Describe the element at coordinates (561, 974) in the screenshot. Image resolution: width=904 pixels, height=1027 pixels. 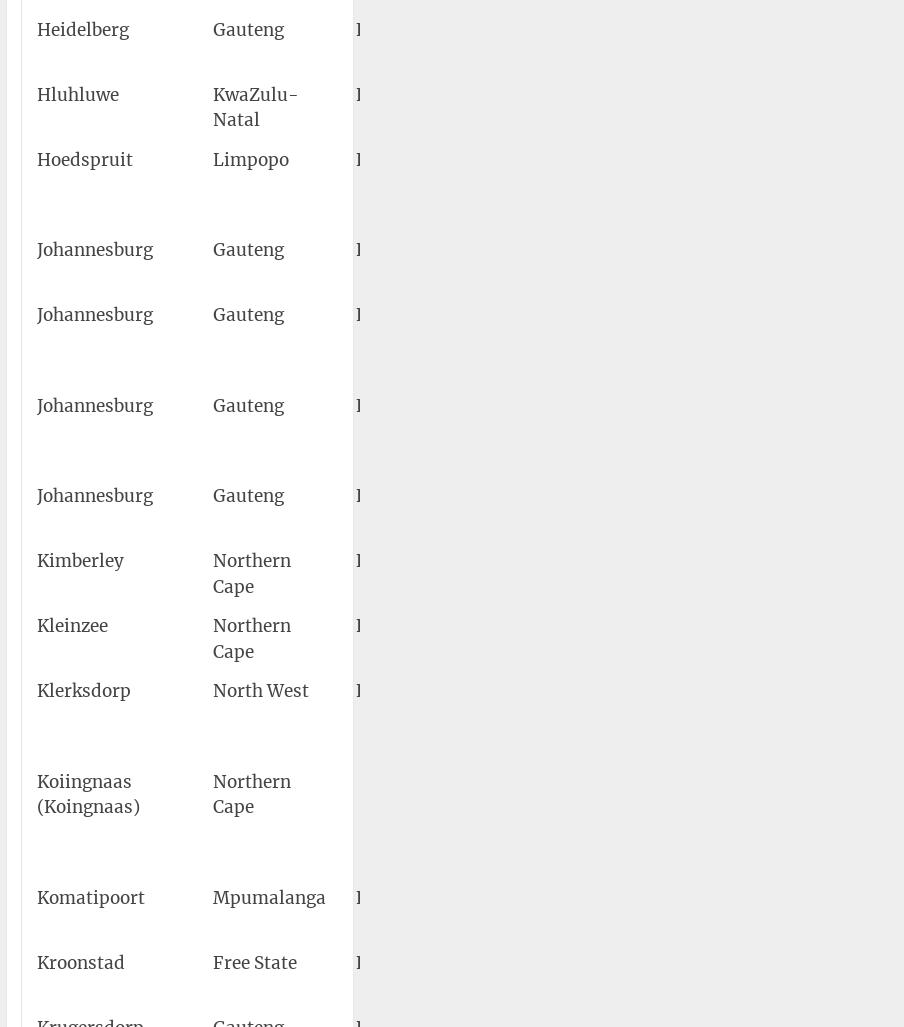
I see `'Kroonstad Airport'` at that location.